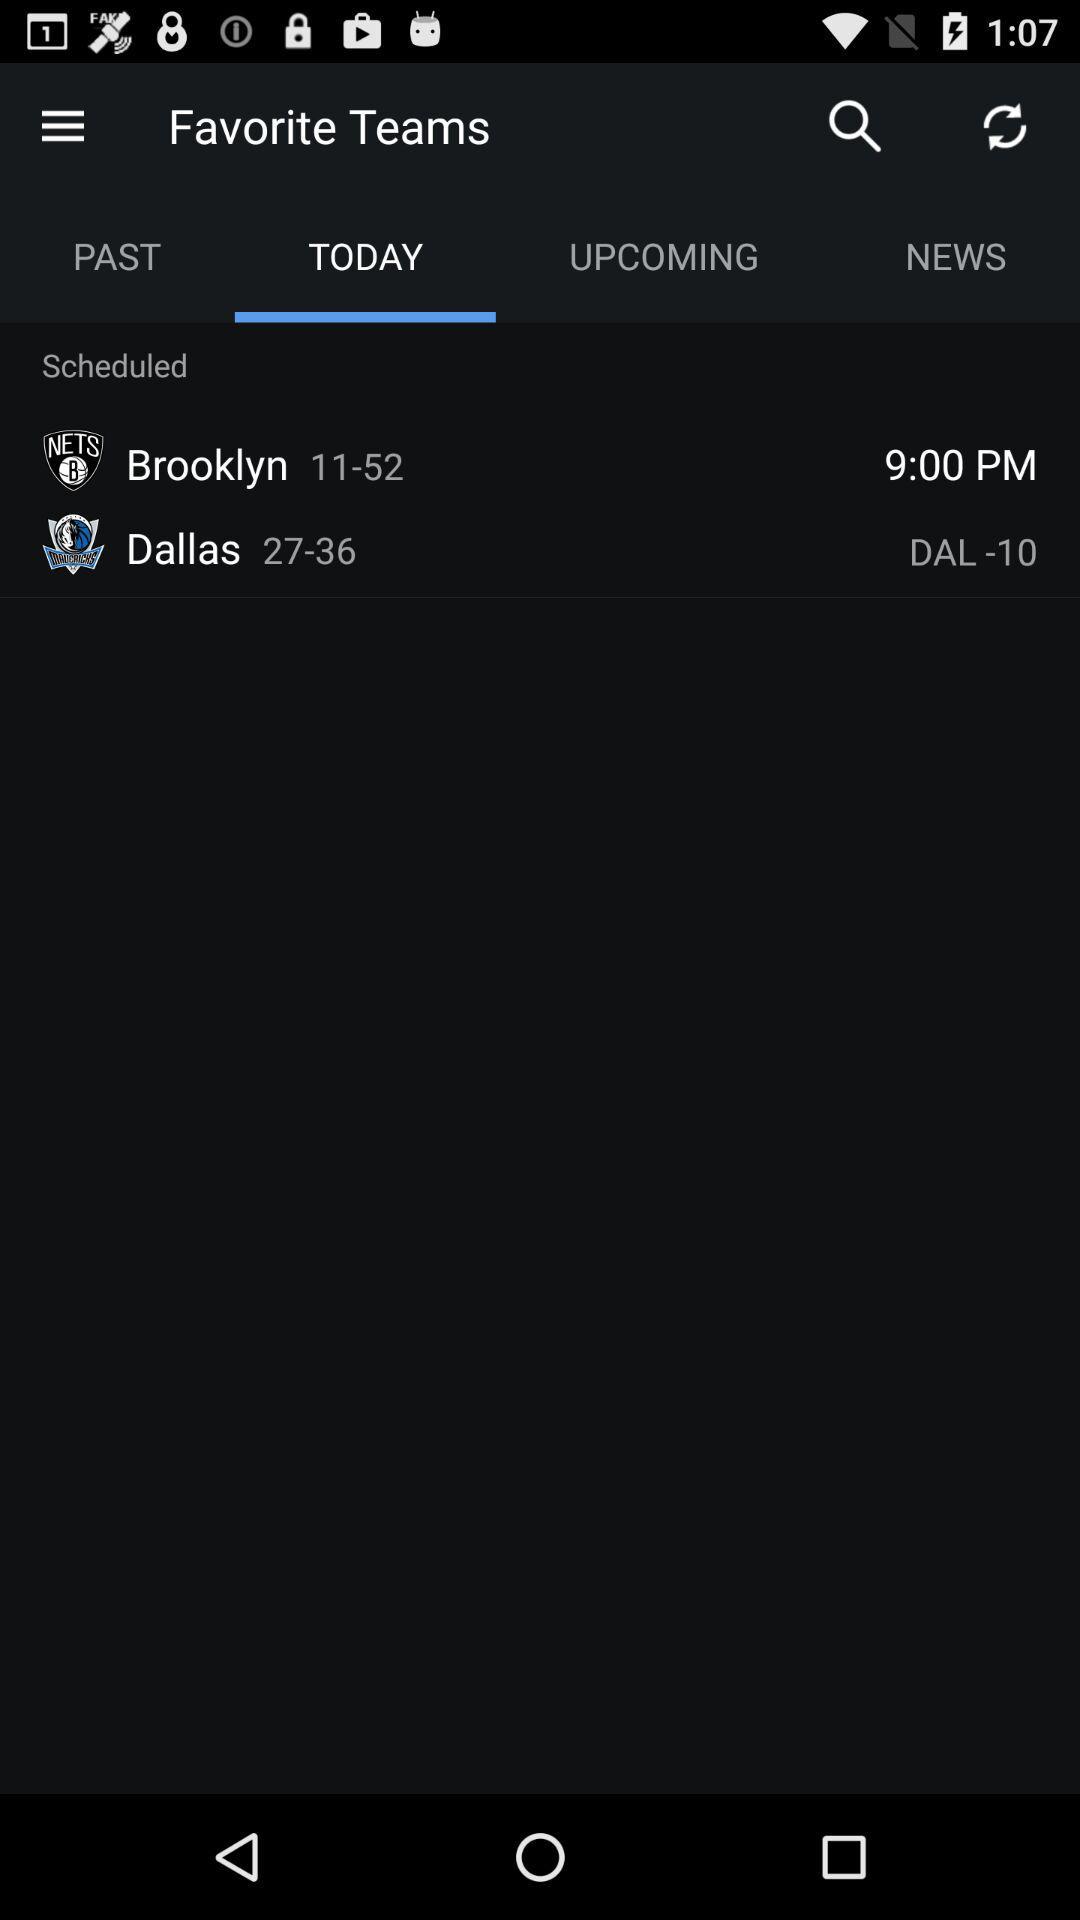  What do you see at coordinates (207, 462) in the screenshot?
I see `item to the left of 11-52` at bounding box center [207, 462].